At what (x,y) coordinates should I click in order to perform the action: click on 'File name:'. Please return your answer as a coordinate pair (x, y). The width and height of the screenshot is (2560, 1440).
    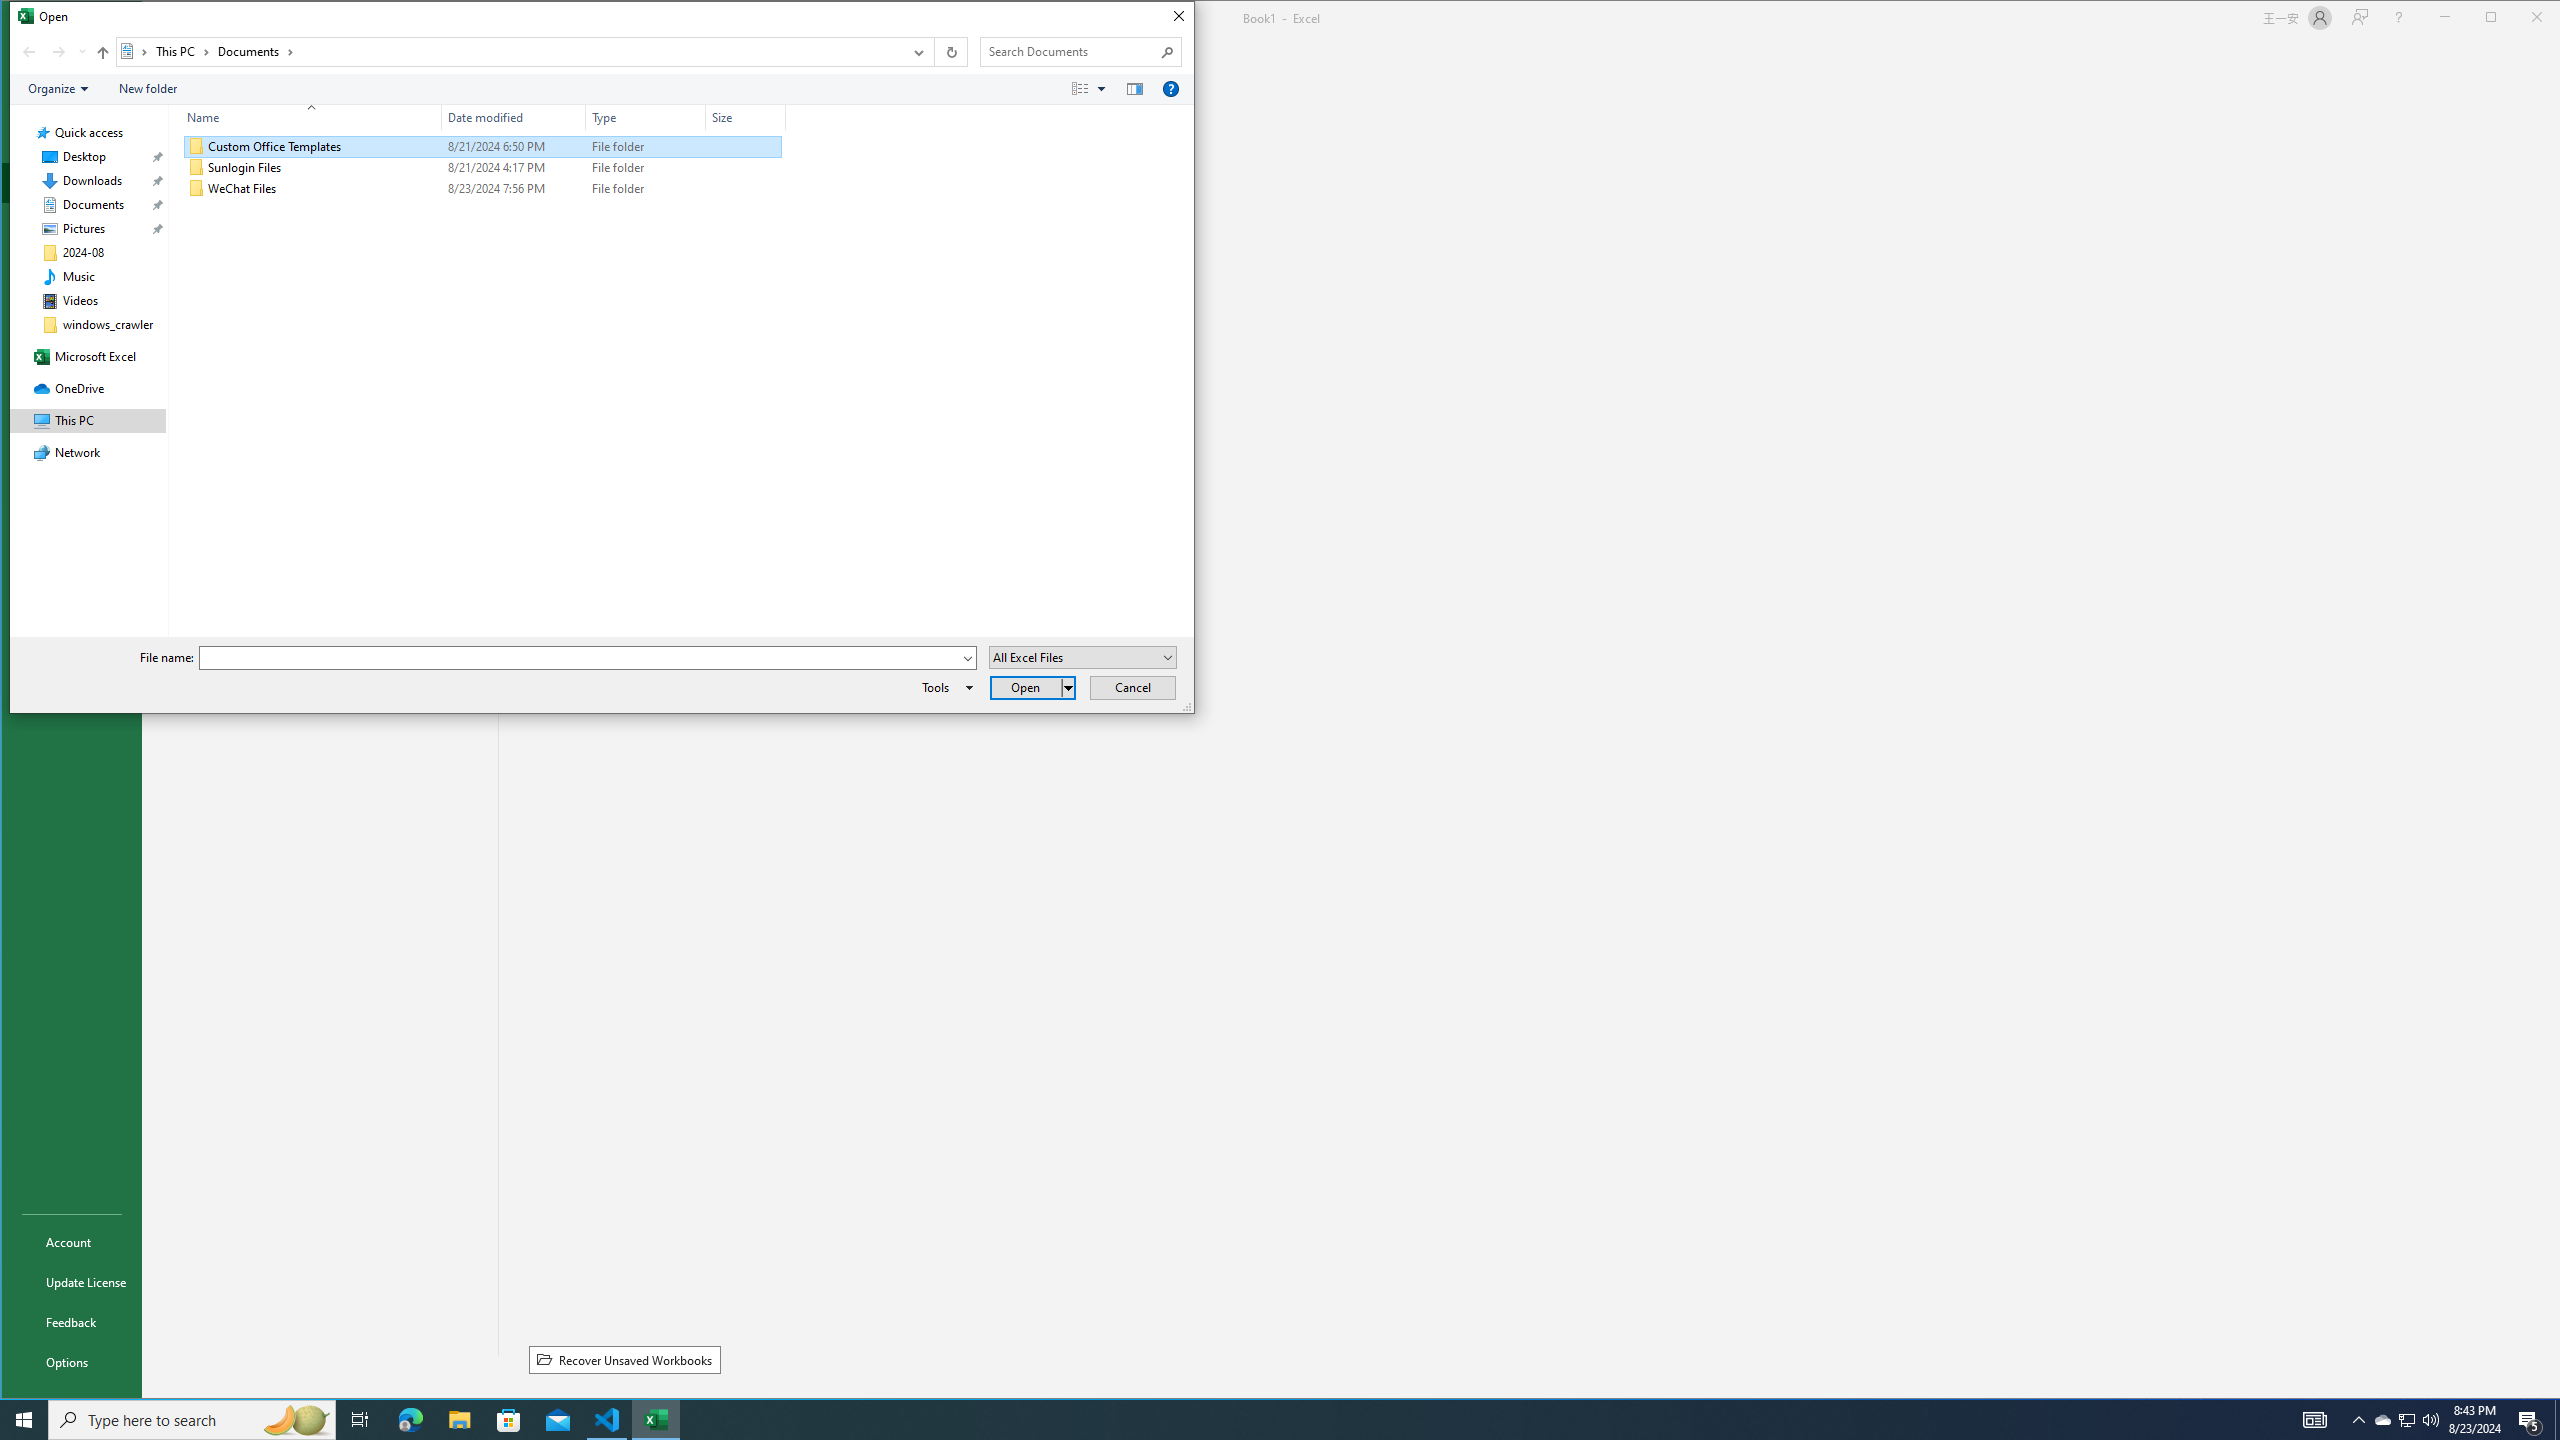
    Looking at the image, I should click on (587, 658).